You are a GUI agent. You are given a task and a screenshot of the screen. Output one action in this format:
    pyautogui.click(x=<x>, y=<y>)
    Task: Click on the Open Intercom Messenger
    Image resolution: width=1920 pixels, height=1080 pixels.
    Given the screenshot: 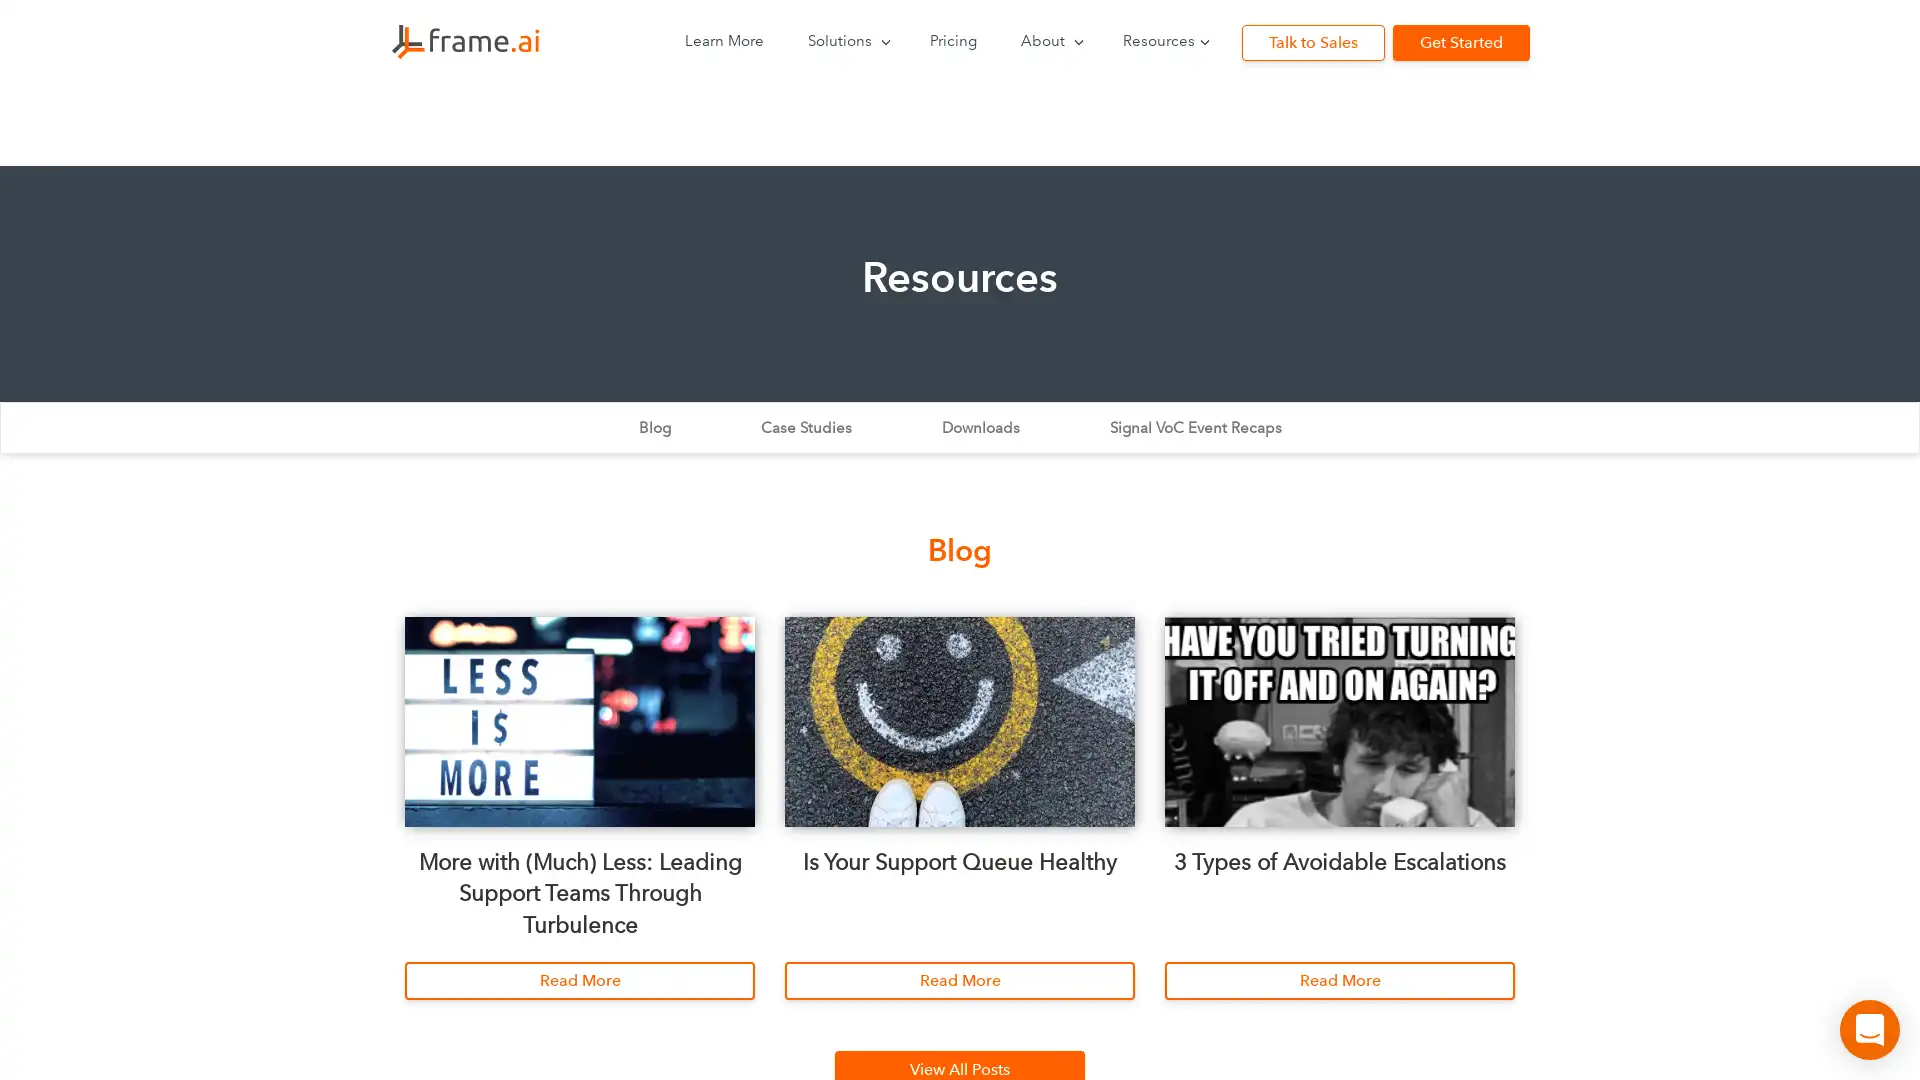 What is the action you would take?
    pyautogui.click(x=1869, y=1029)
    